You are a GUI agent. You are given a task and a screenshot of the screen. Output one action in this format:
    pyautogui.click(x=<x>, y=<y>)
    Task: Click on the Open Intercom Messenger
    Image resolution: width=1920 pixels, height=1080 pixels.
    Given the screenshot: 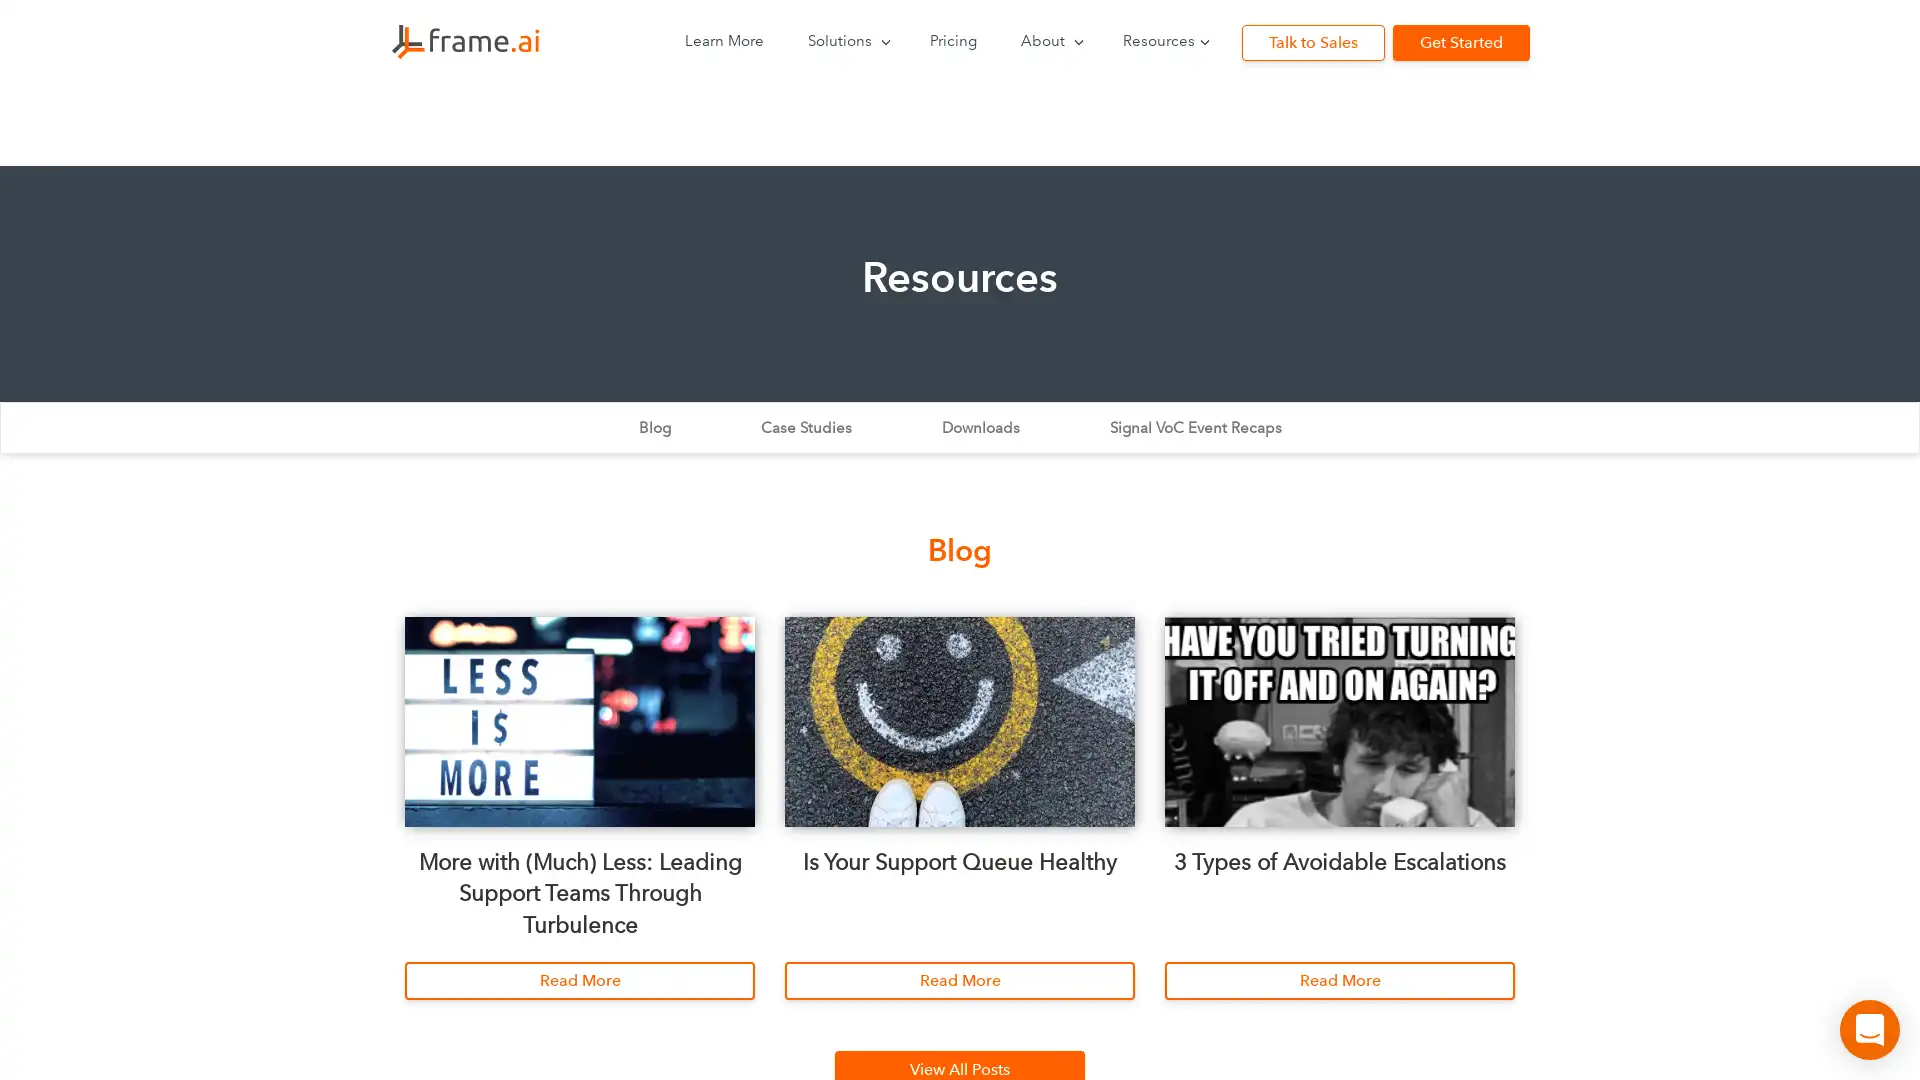 What is the action you would take?
    pyautogui.click(x=1869, y=1029)
    